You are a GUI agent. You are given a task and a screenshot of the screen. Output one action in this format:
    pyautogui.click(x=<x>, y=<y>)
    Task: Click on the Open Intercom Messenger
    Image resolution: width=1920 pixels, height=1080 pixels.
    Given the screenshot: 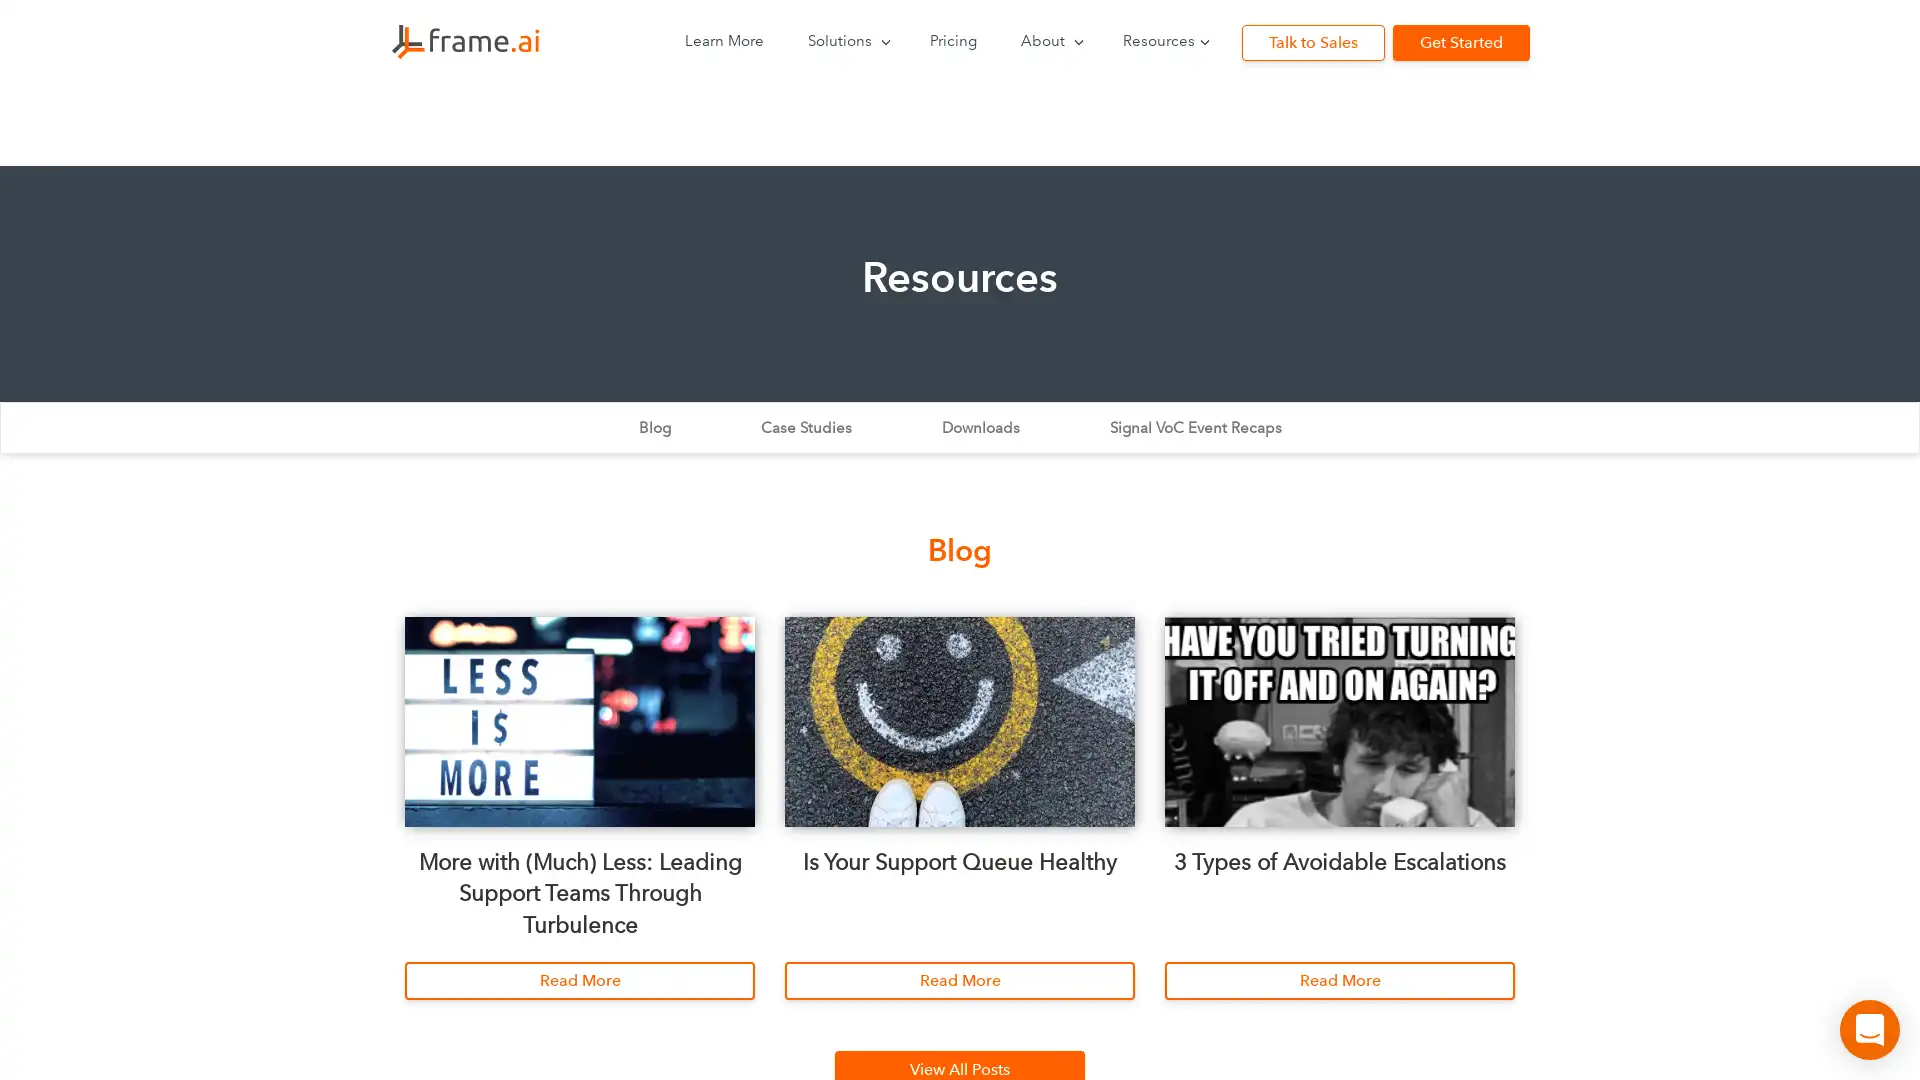 What is the action you would take?
    pyautogui.click(x=1869, y=1029)
    